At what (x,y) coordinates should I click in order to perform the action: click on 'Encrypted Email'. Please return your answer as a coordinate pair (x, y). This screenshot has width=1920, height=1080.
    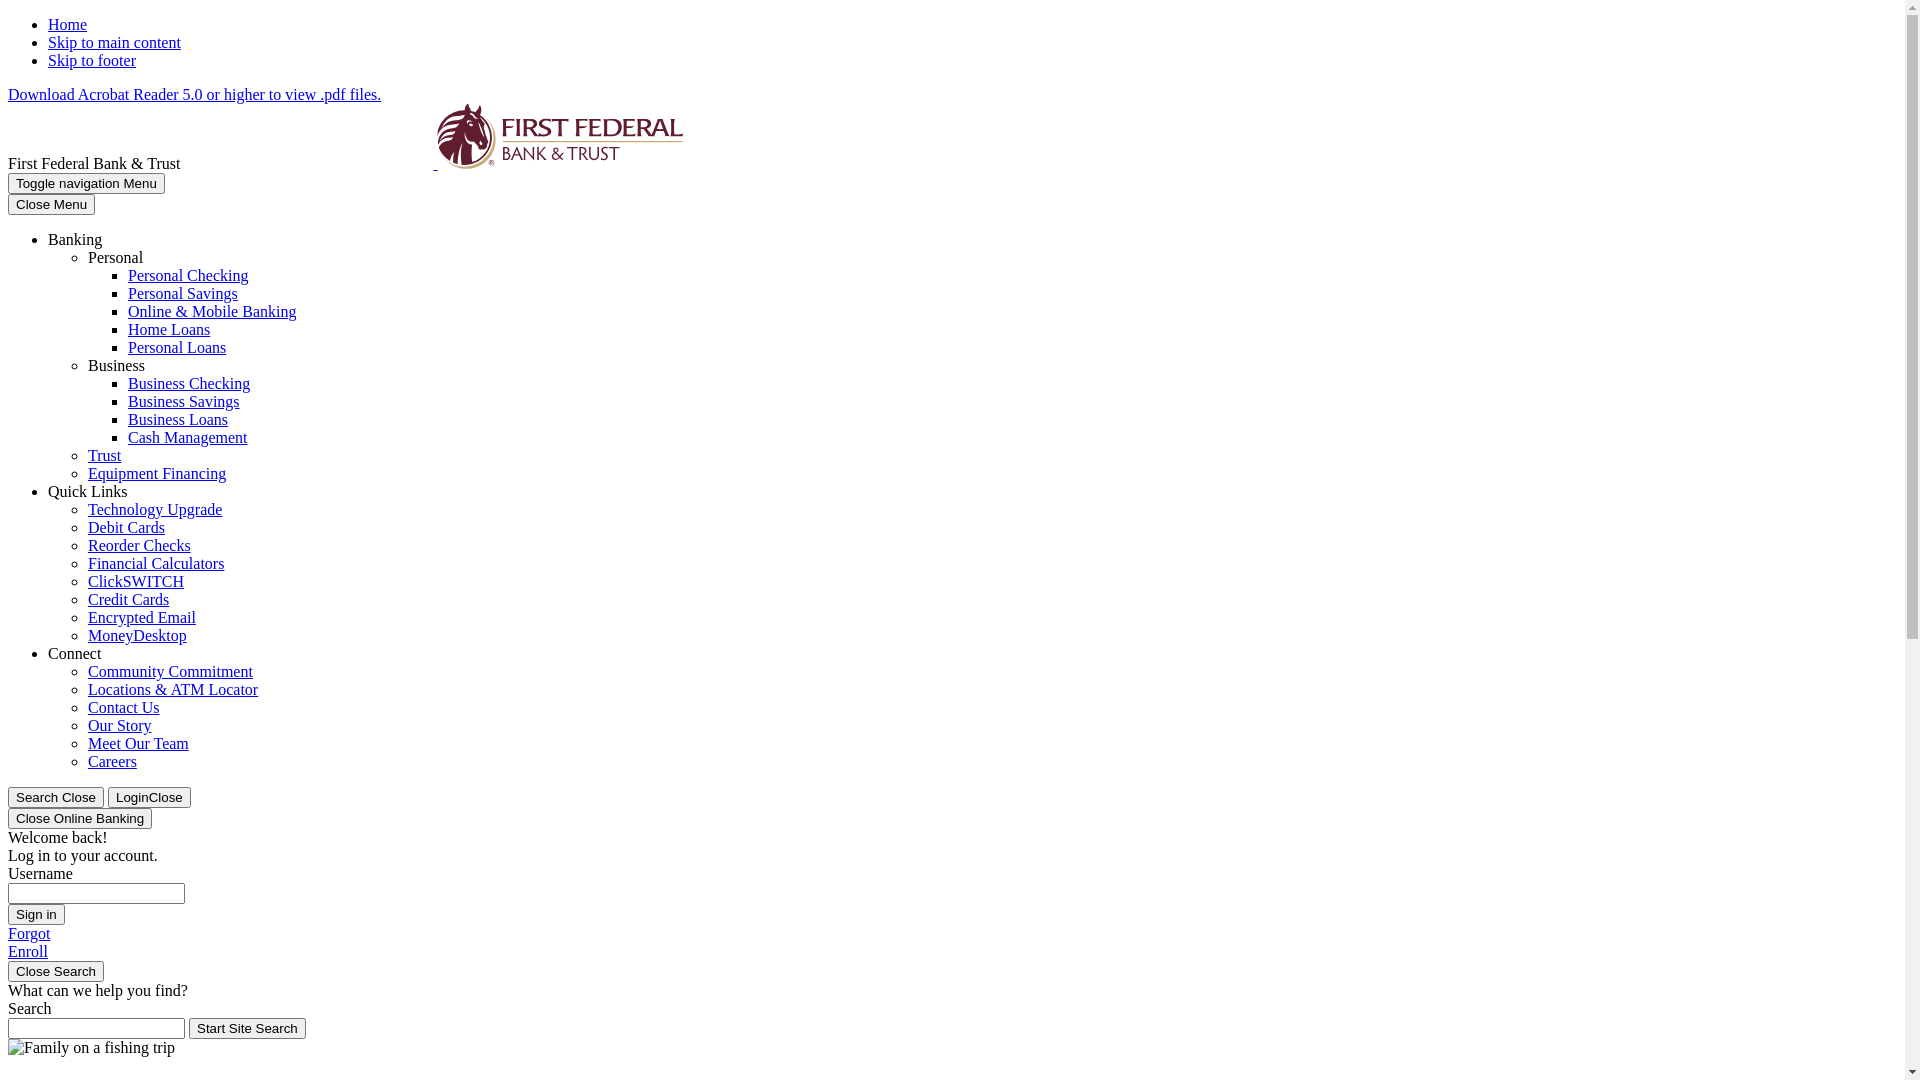
    Looking at the image, I should click on (141, 616).